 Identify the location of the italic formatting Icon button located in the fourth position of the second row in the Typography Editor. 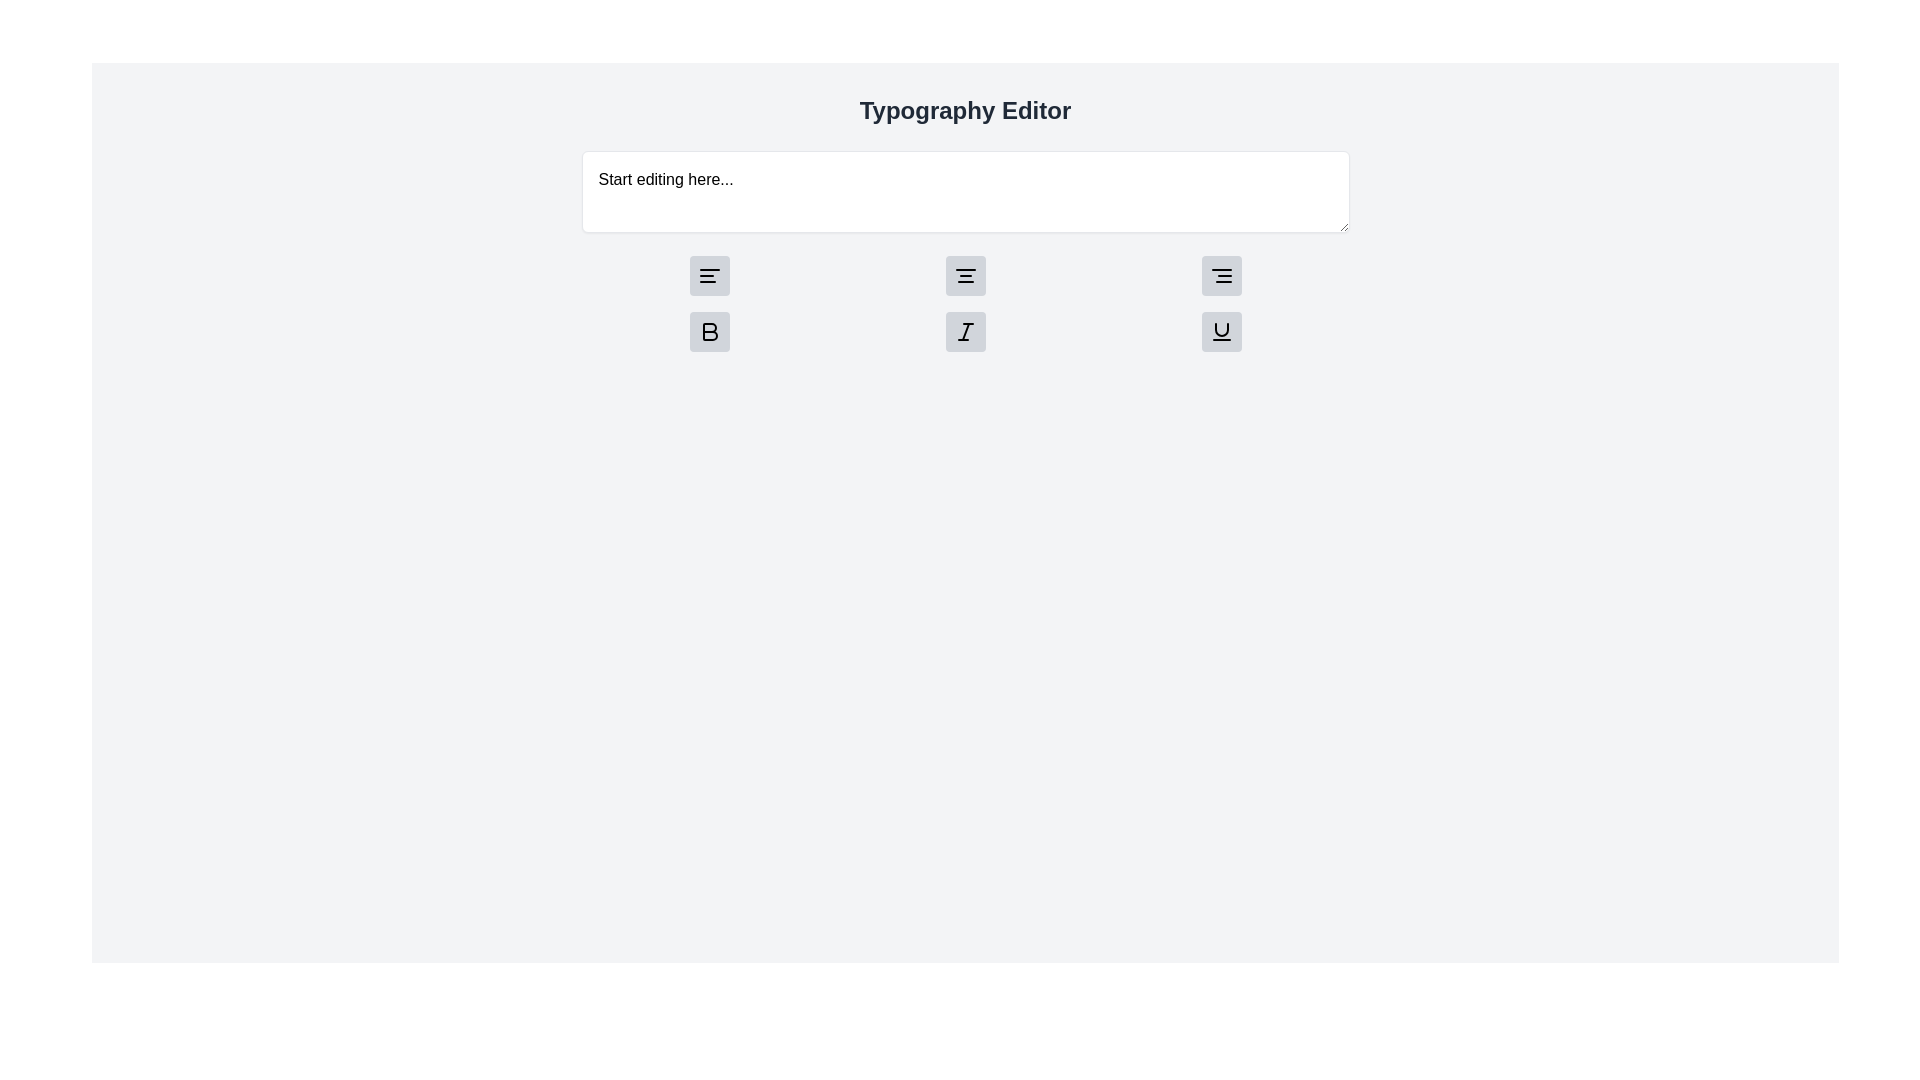
(965, 330).